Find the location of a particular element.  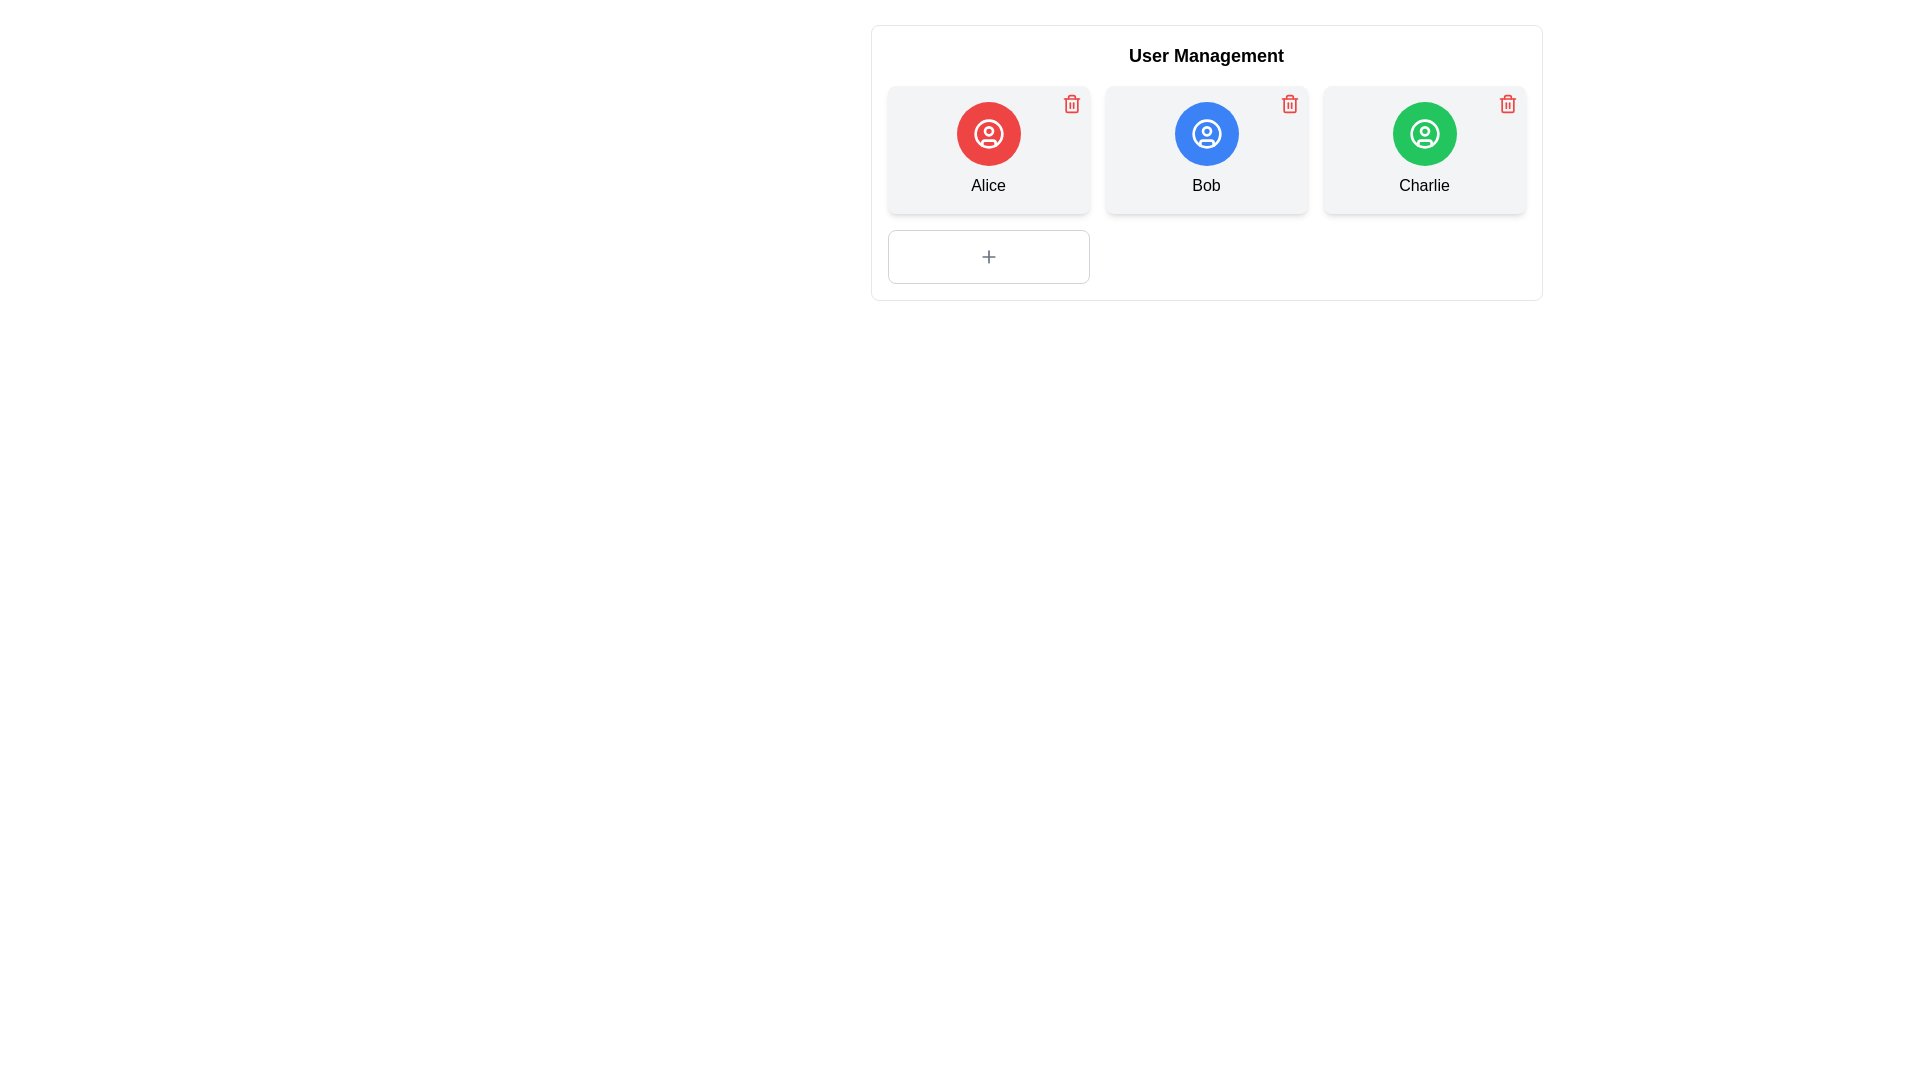

the central icon of the 'Add User' button located under the user profile cards labeled 'Alice', 'Bob', and 'Charlie' to initiate the 'Add User' function is located at coordinates (988, 256).